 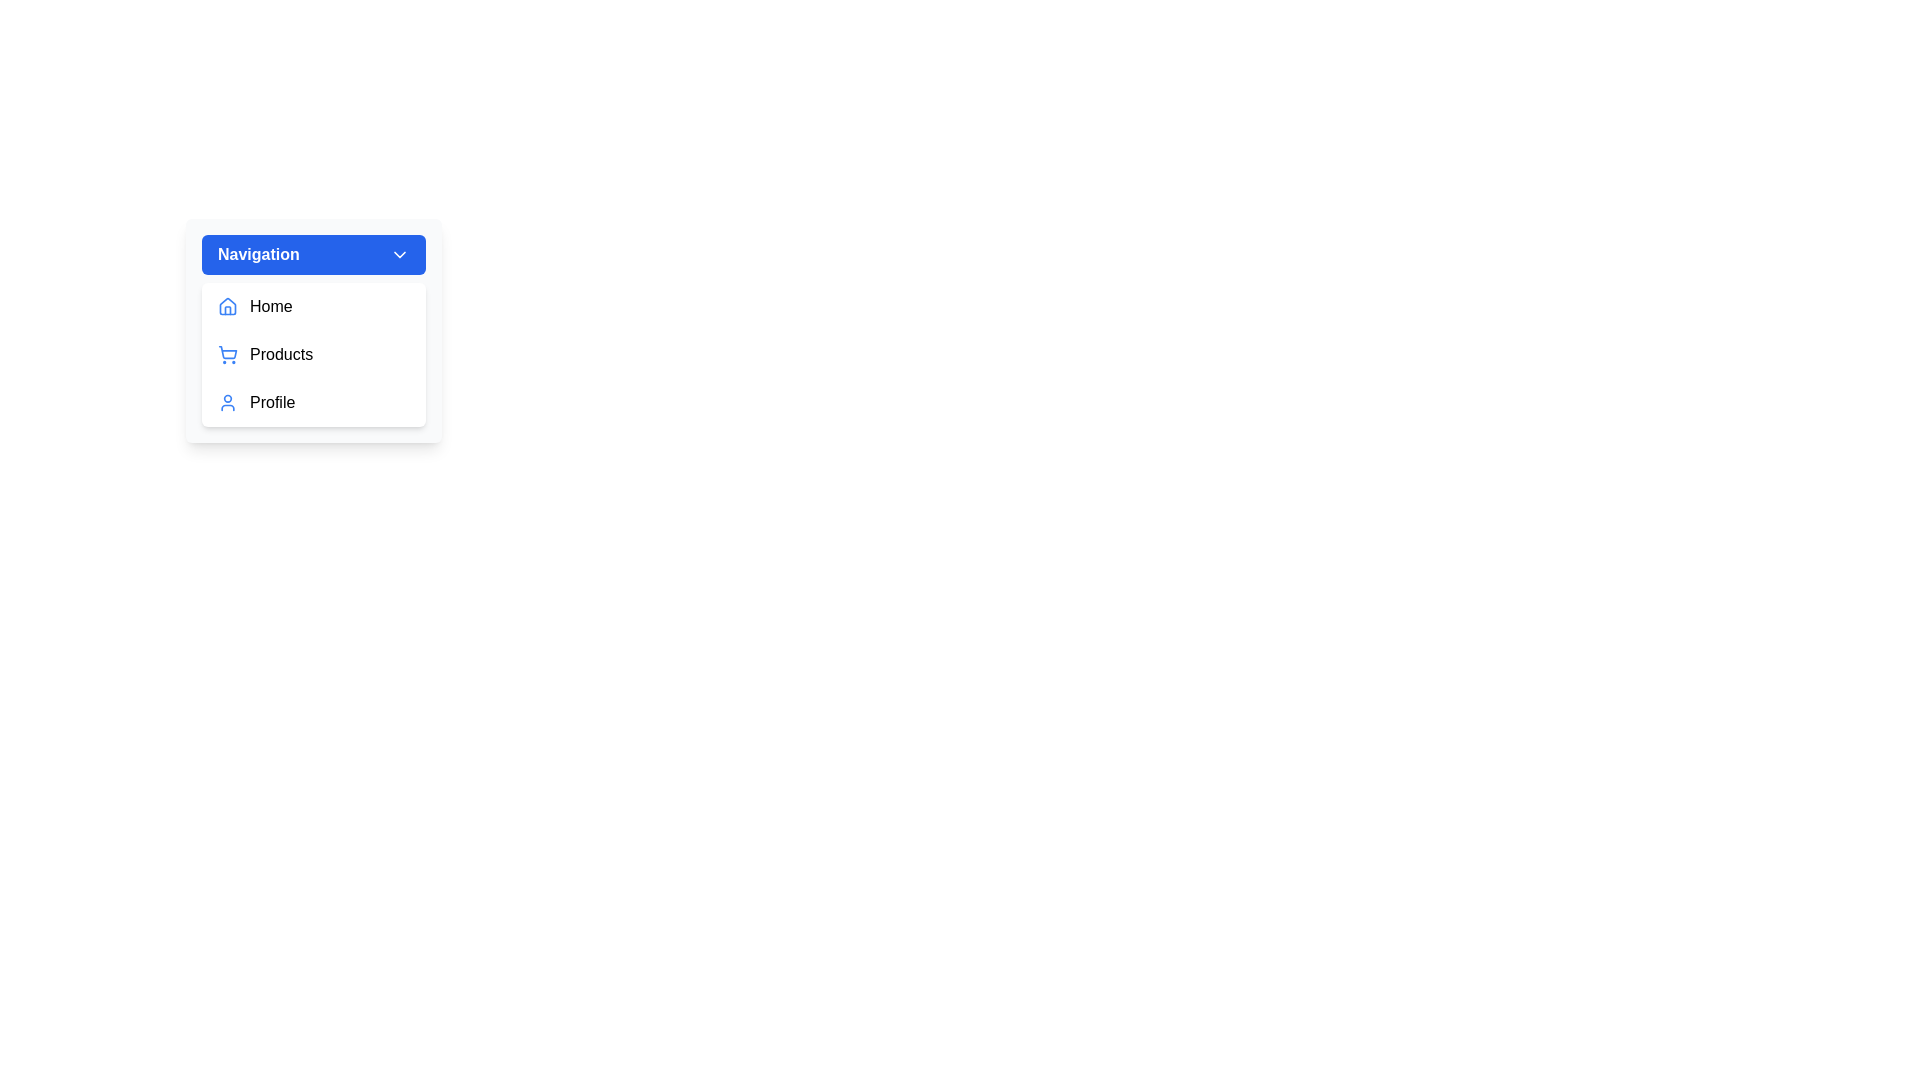 I want to click on the menu item Products, so click(x=312, y=353).